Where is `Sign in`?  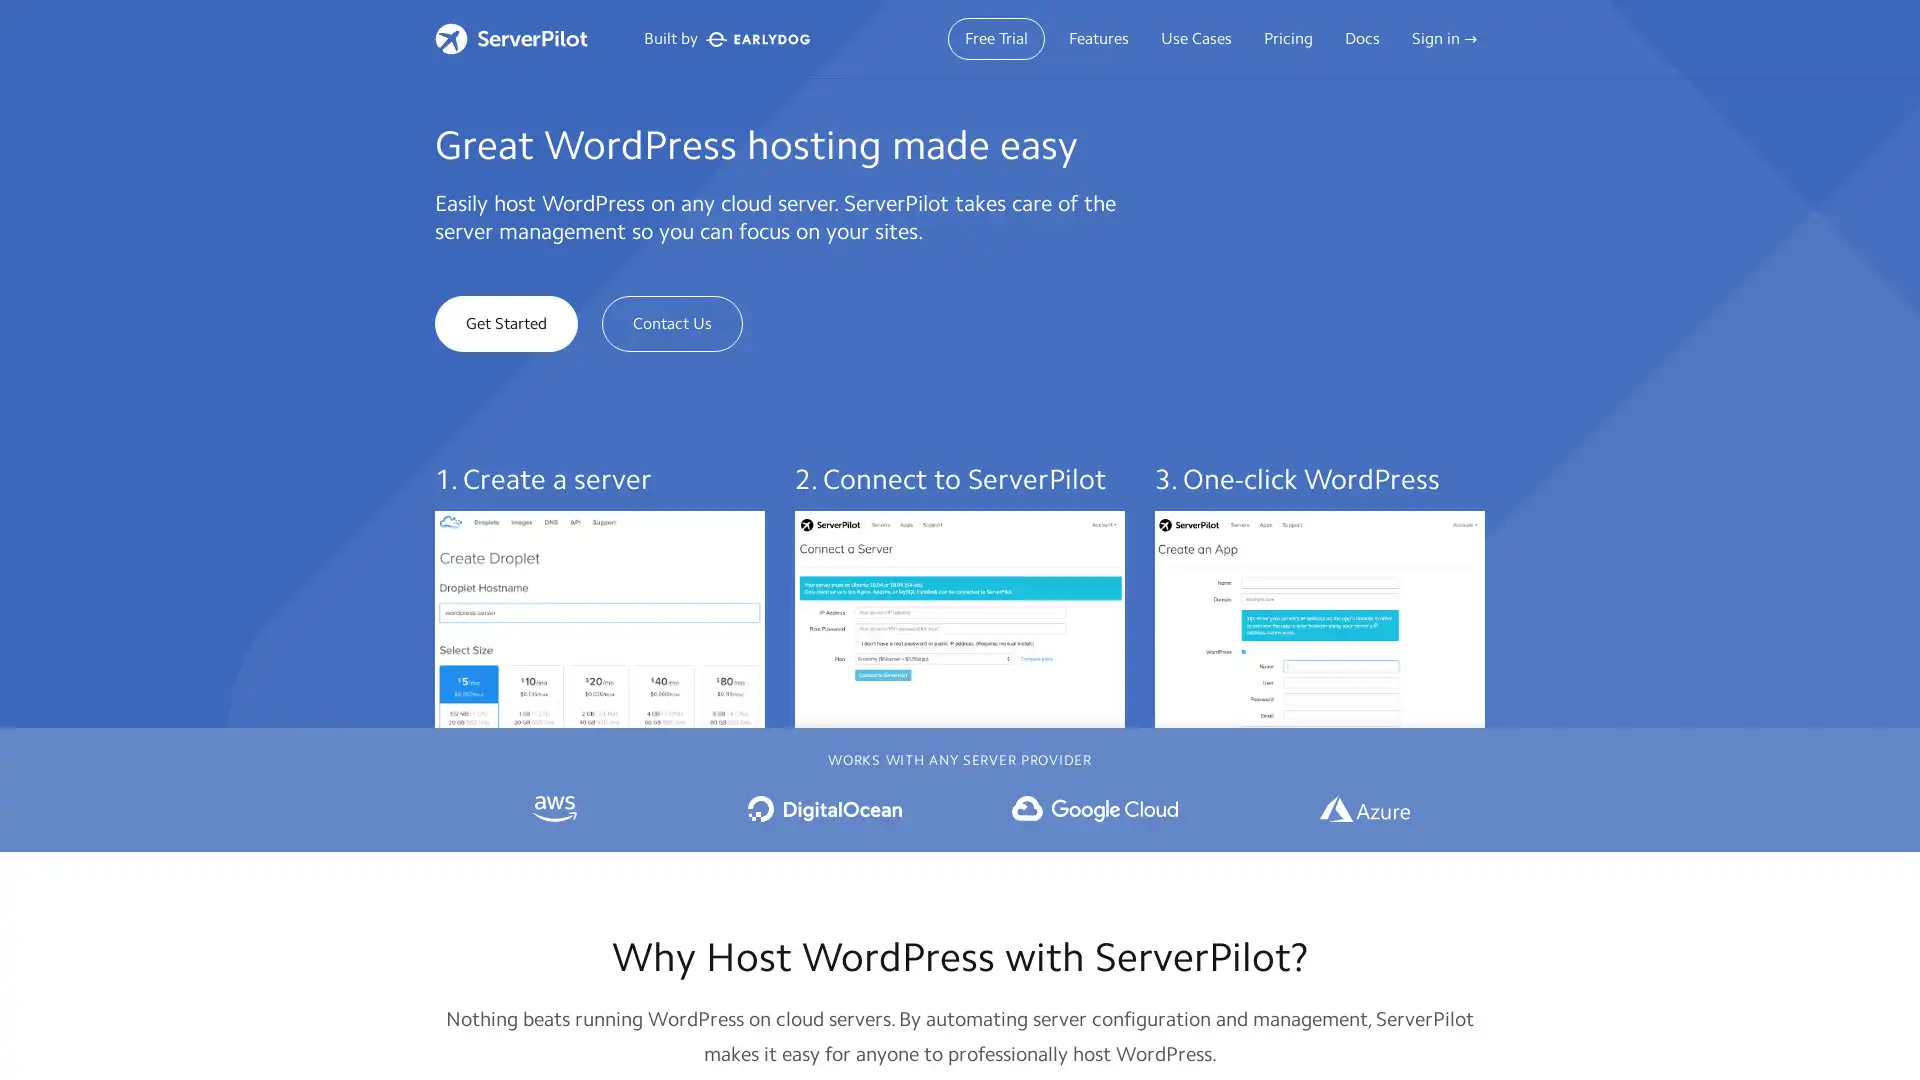
Sign in is located at coordinates (1444, 38).